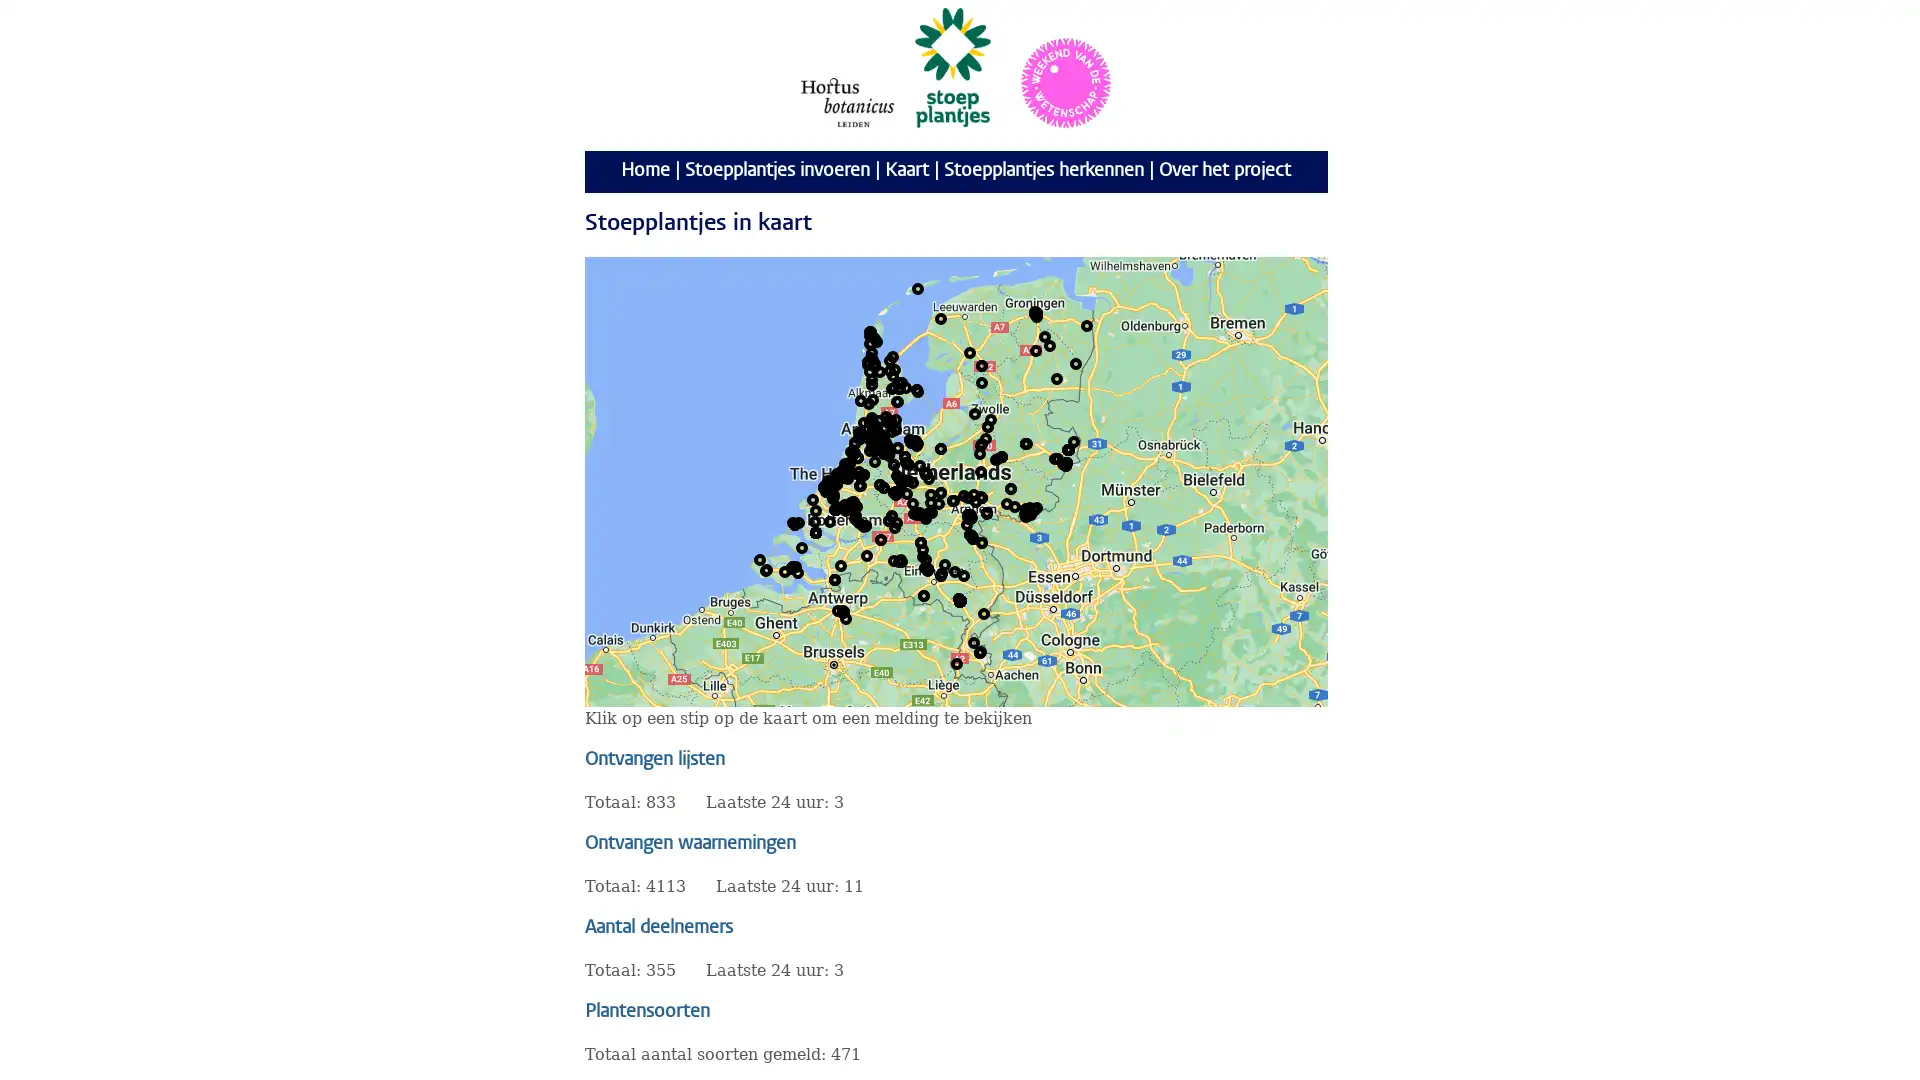 This screenshot has height=1080, width=1920. Describe the element at coordinates (846, 473) in the screenshot. I see `Telling van Mika Tkauz op 22 april 2022` at that location.